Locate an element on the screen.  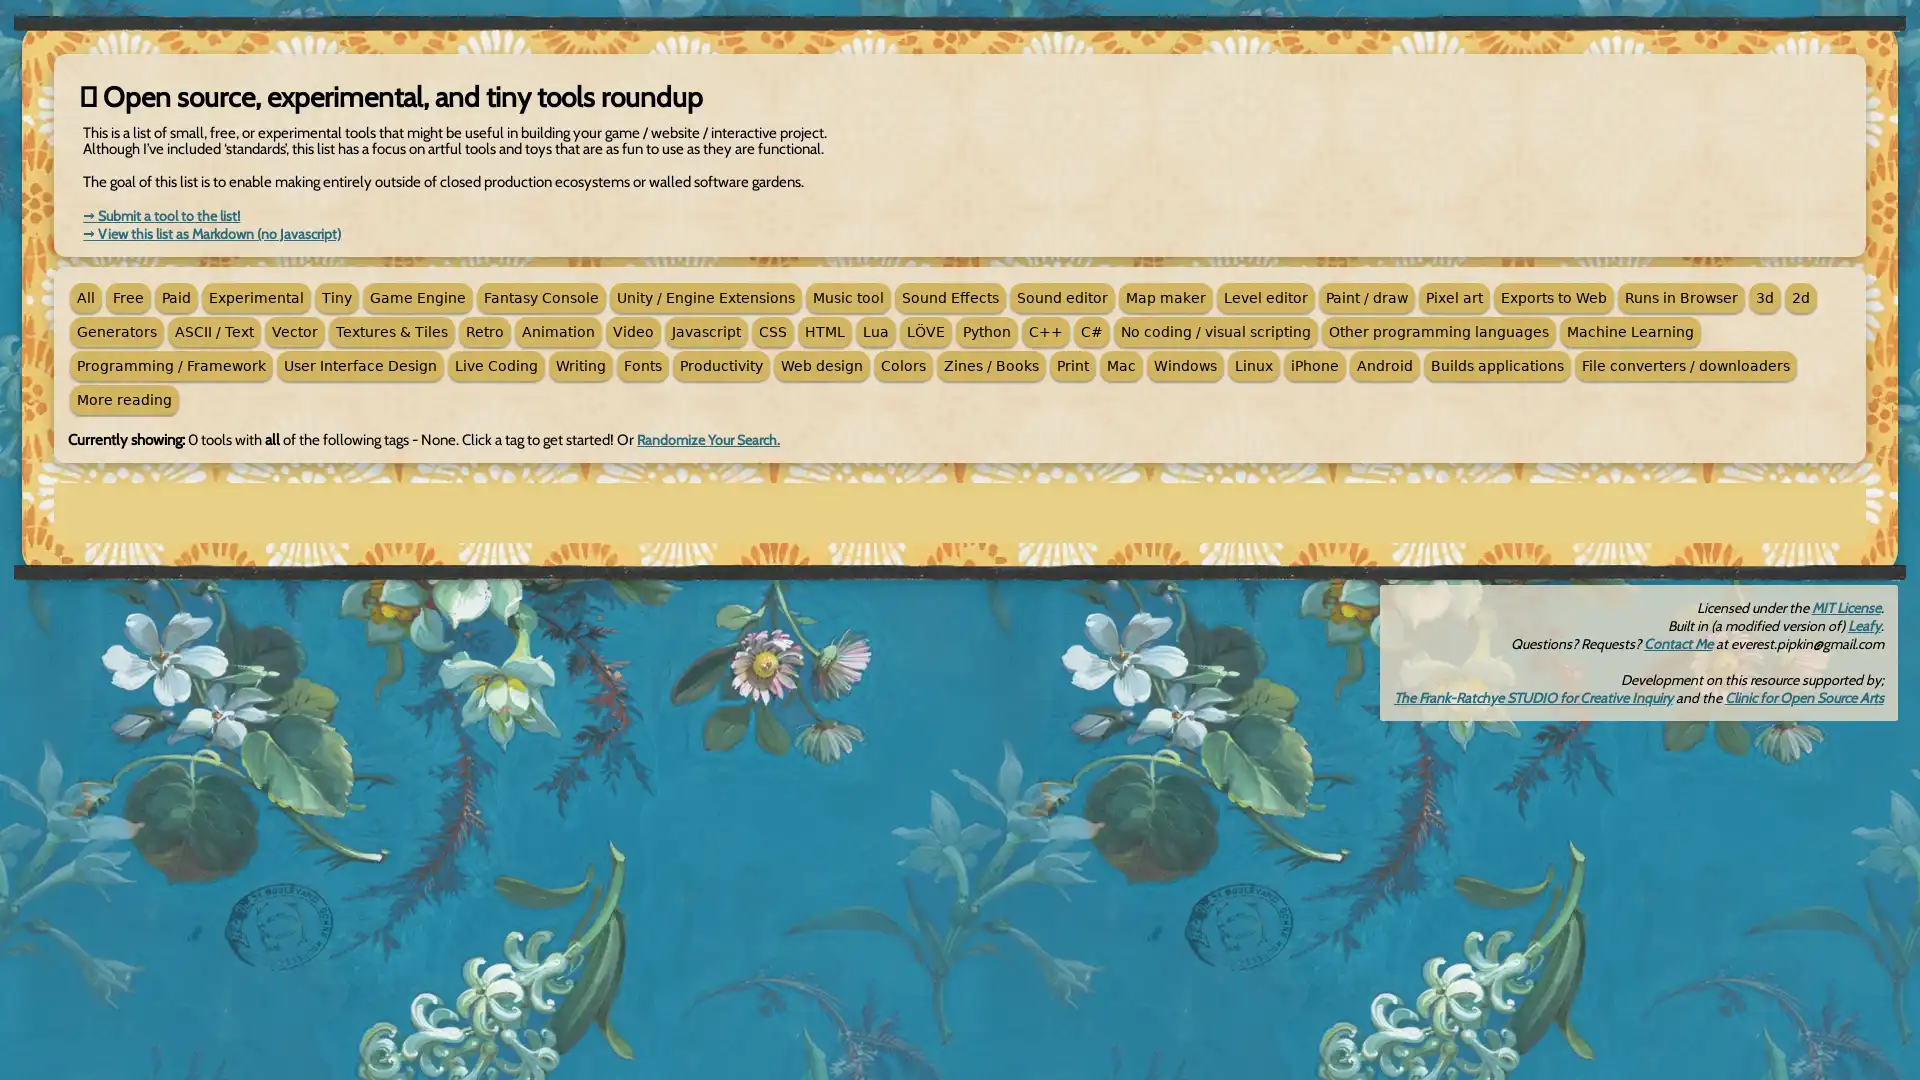
User Interface Design is located at coordinates (360, 366).